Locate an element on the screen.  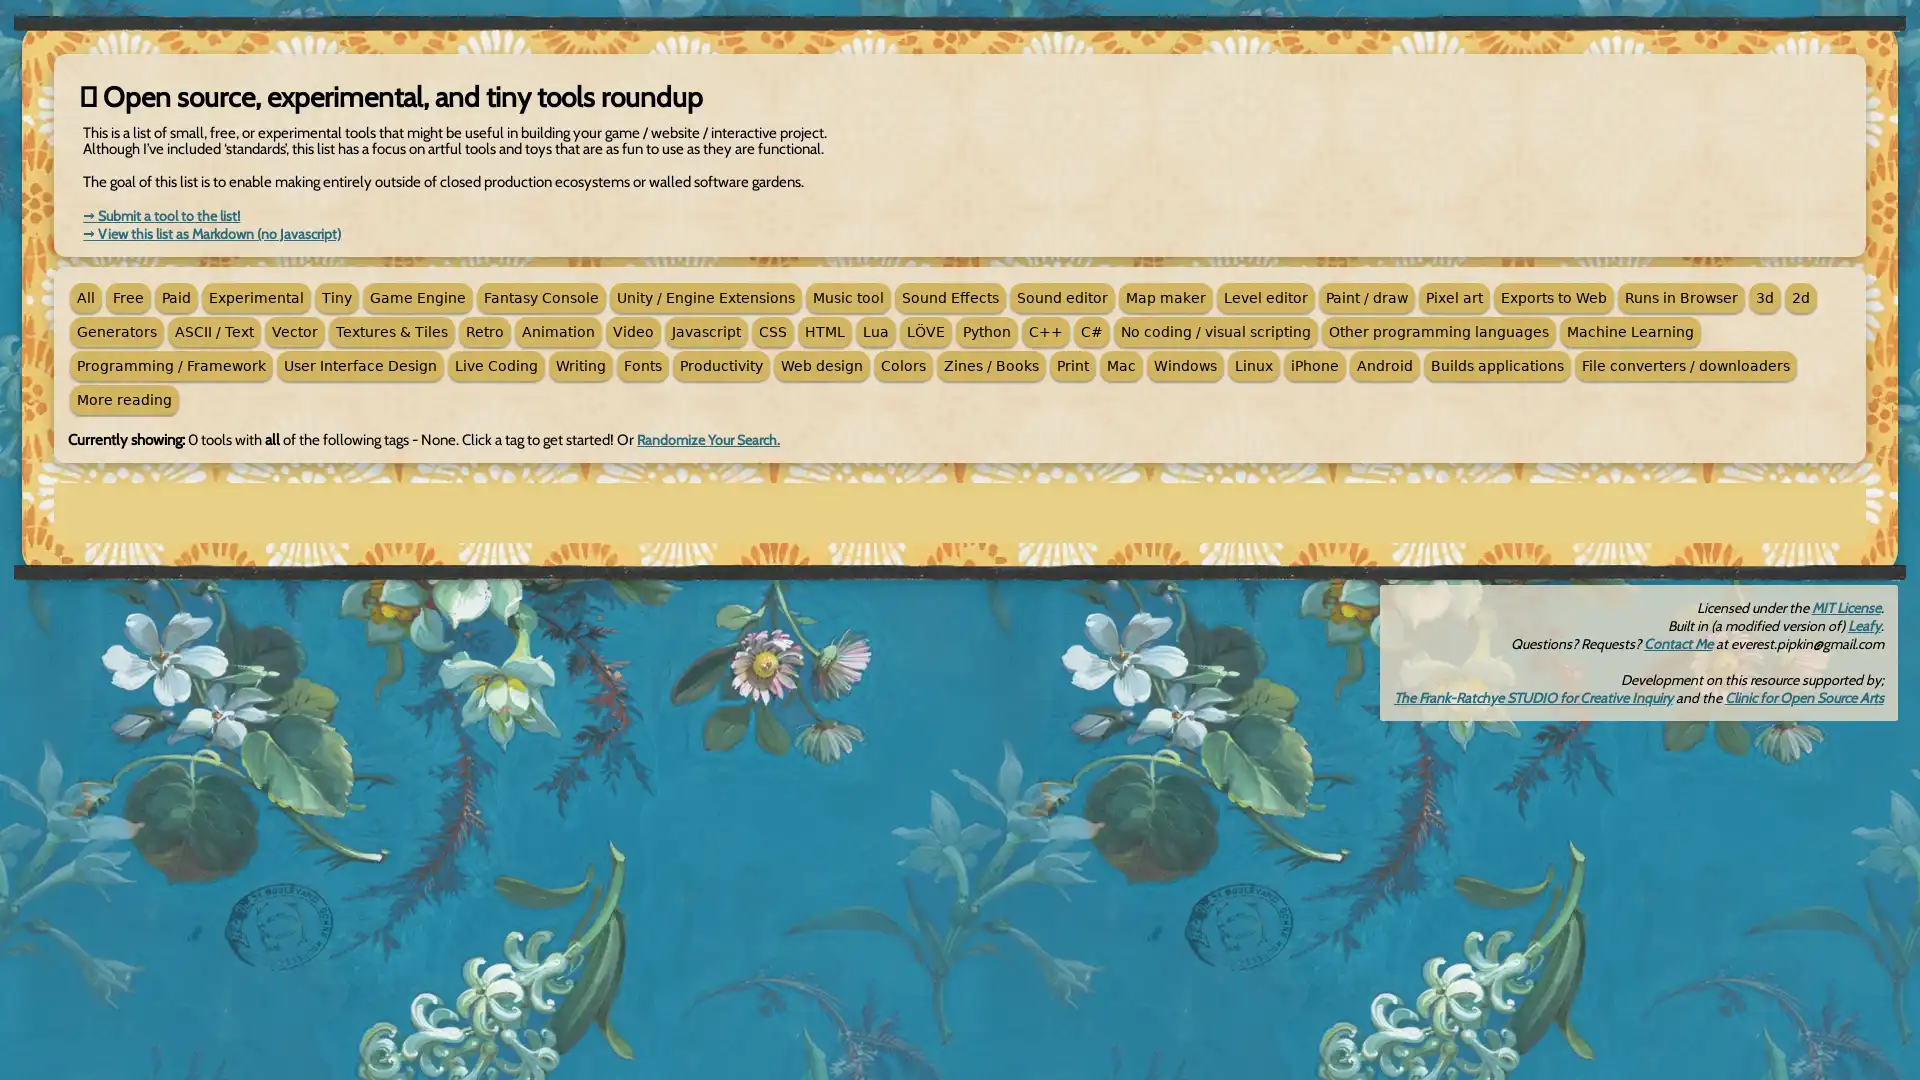
User Interface Design is located at coordinates (360, 366).